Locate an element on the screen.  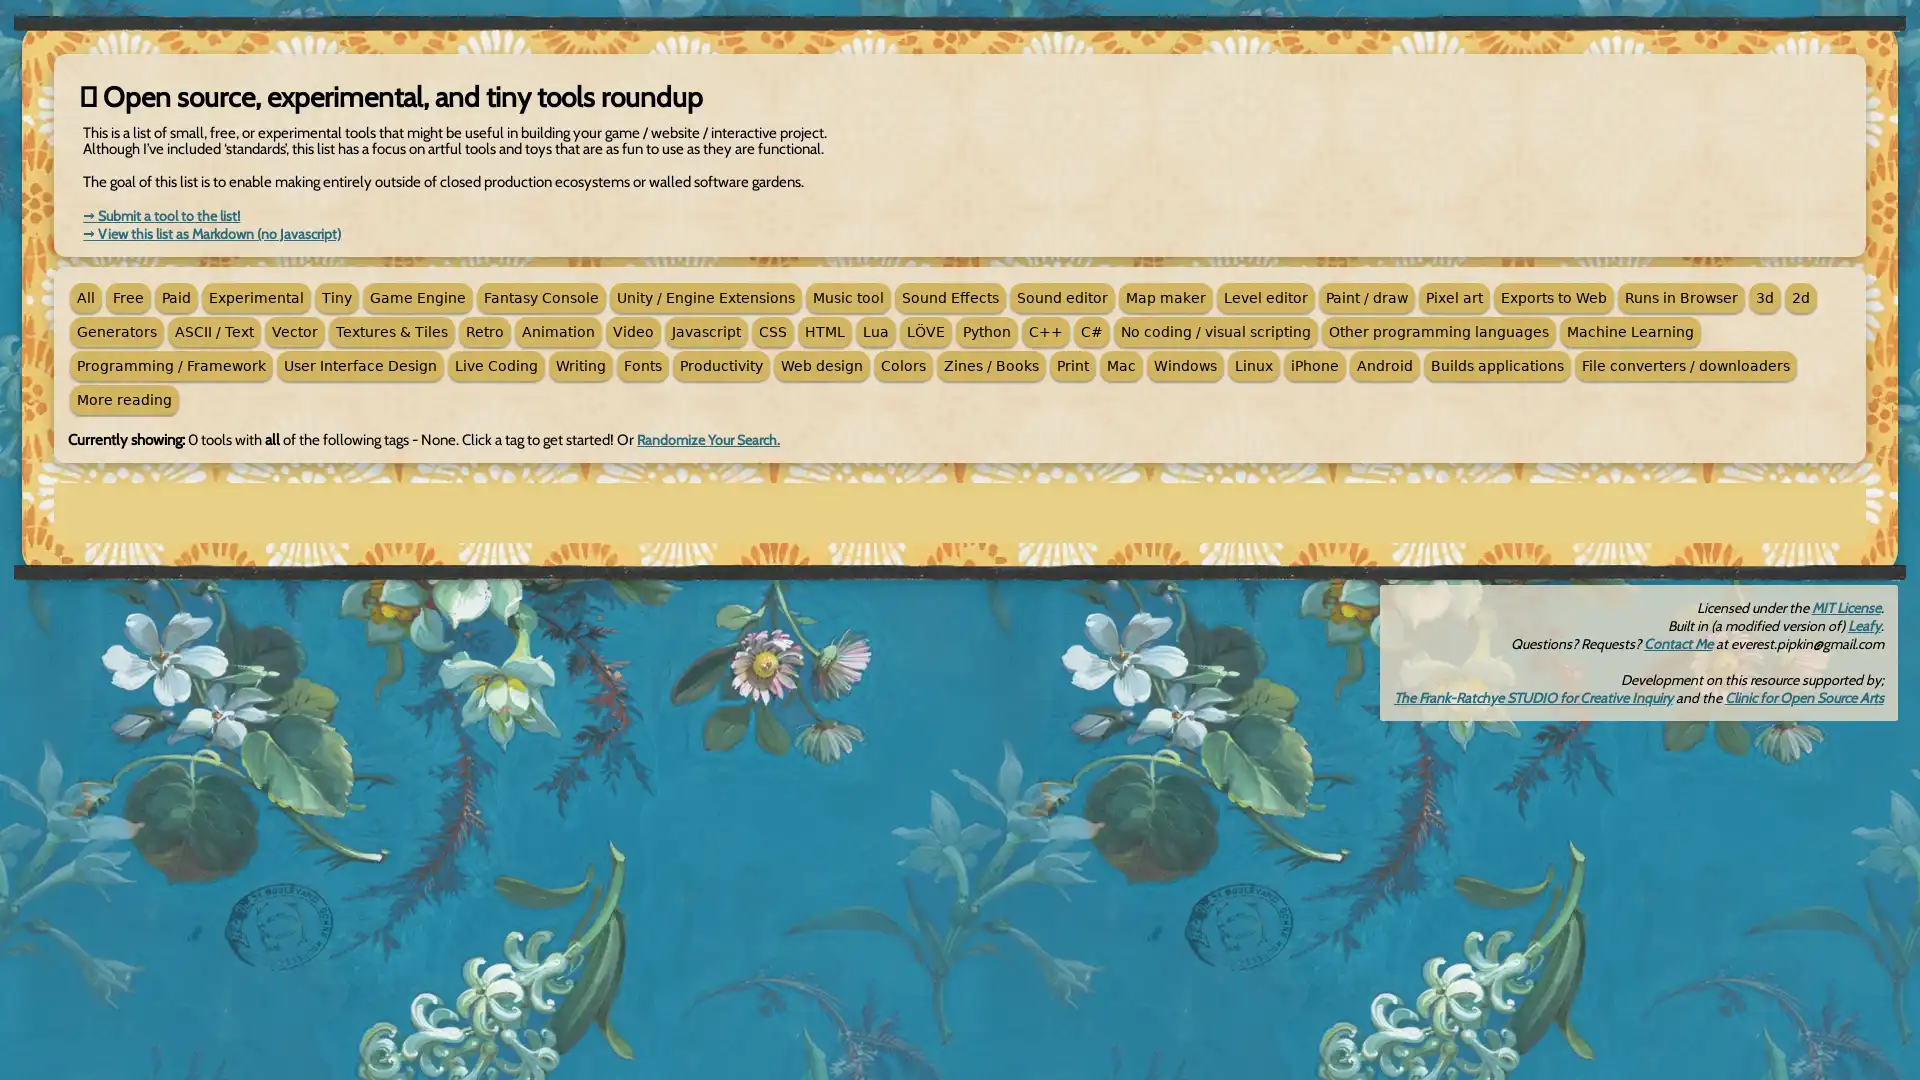
User Interface Design is located at coordinates (360, 366).